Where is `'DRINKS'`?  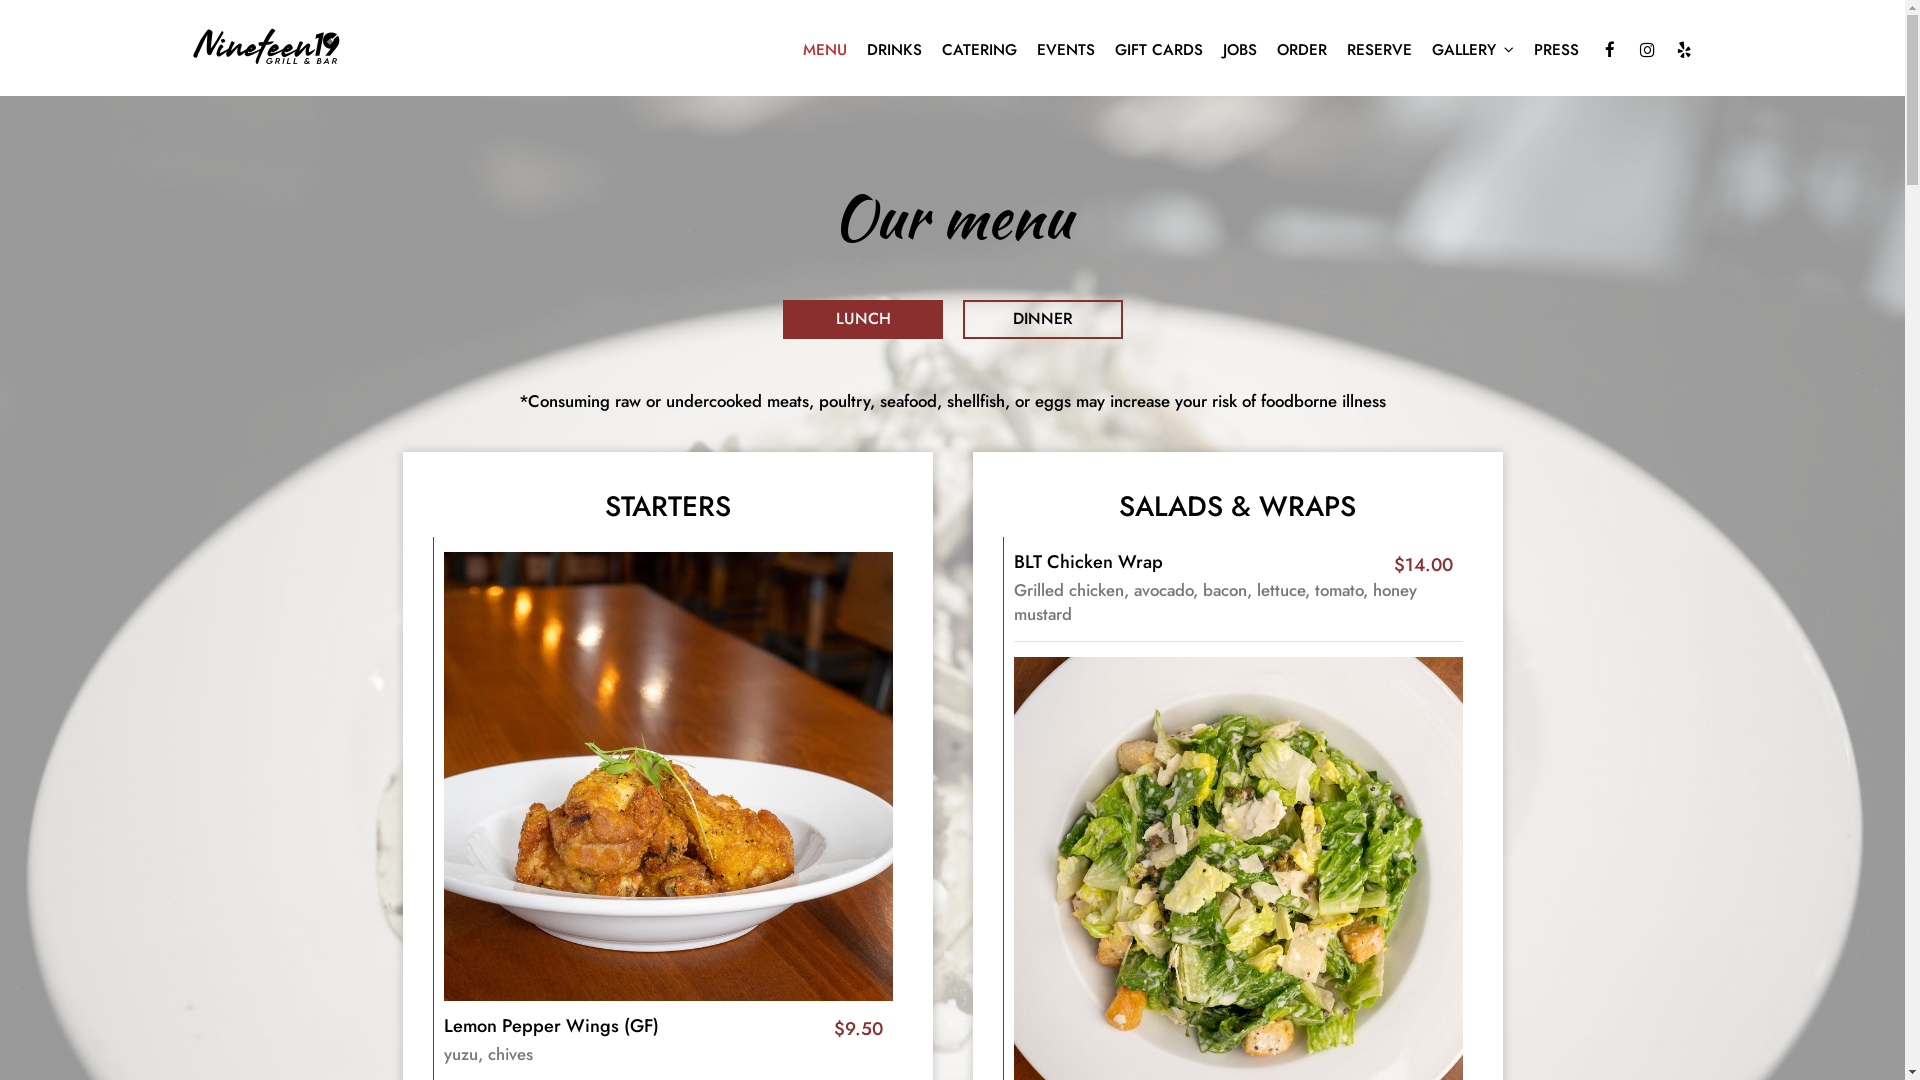
'DRINKS' is located at coordinates (855, 49).